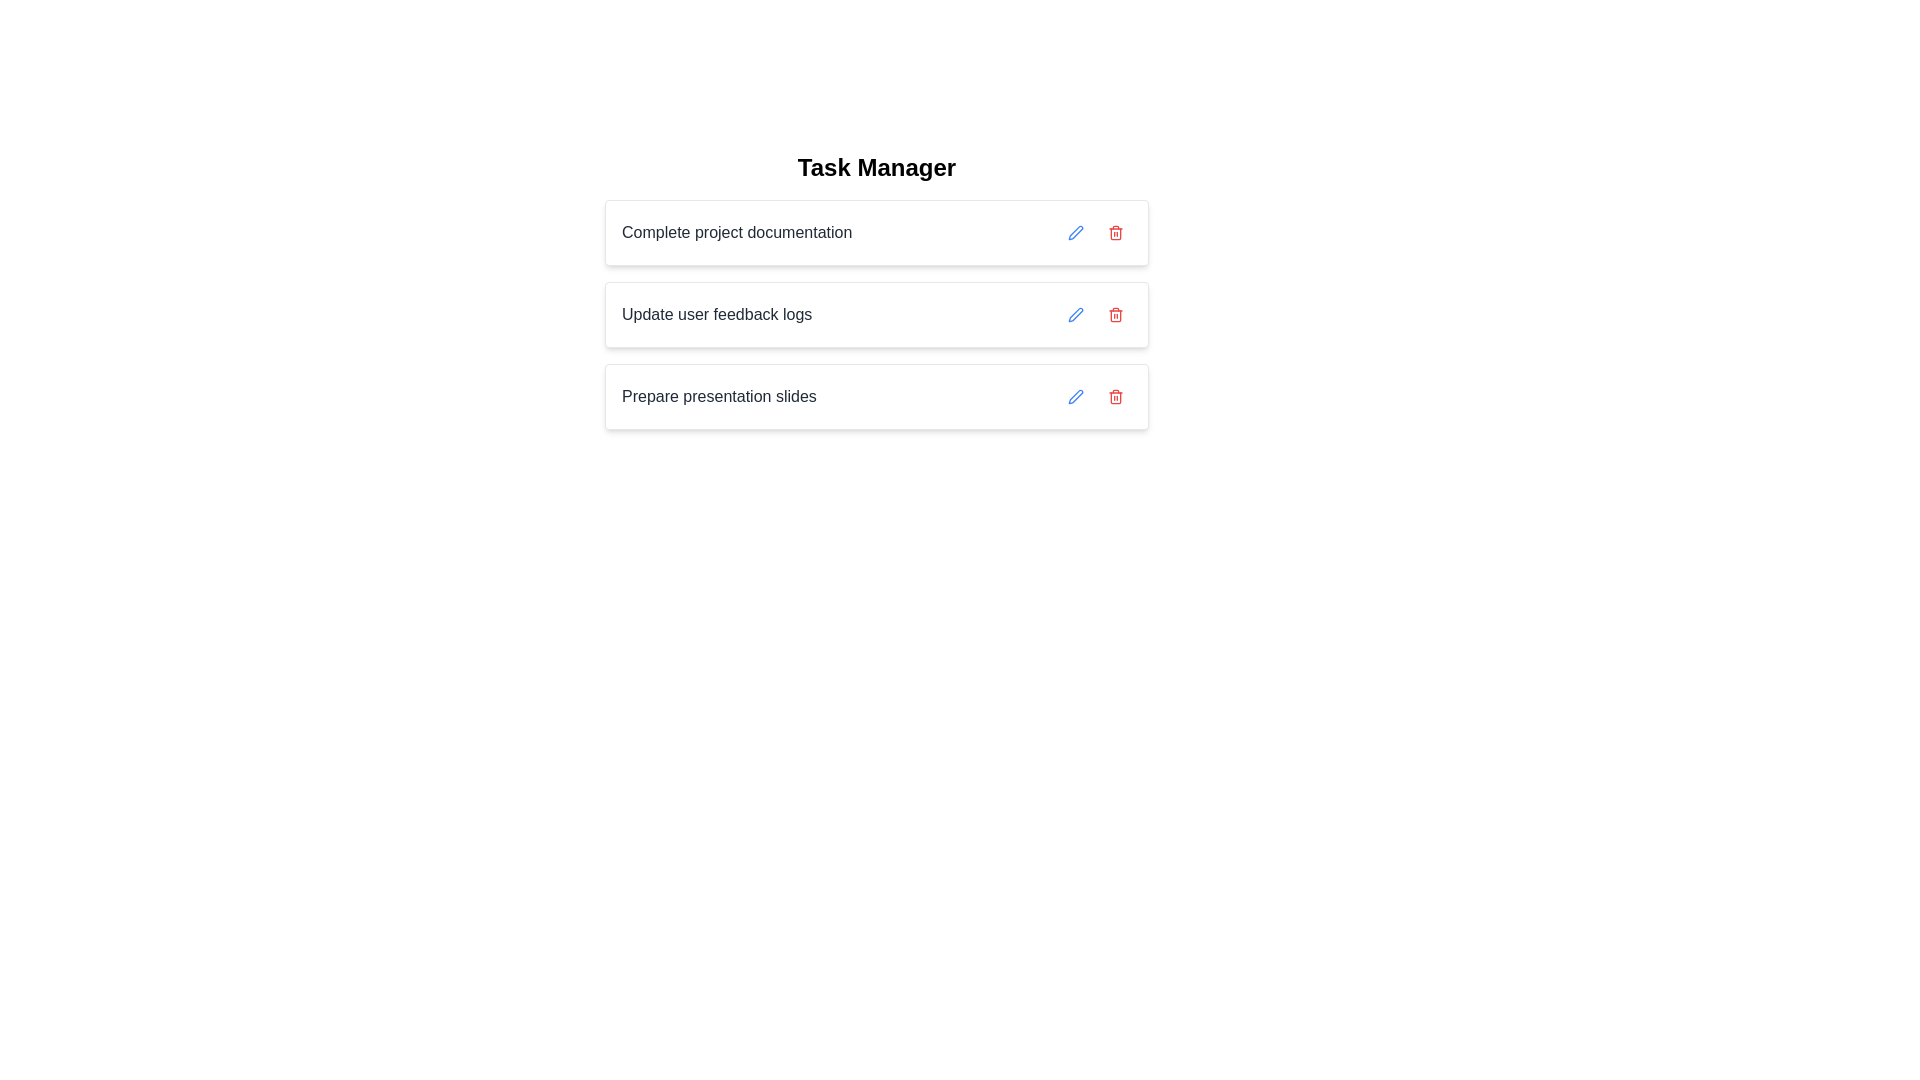 The width and height of the screenshot is (1920, 1080). What do you see at coordinates (1115, 397) in the screenshot?
I see `the red trash icon button representing a delete action, located to the far right of the 'Update user feedback logs' list item` at bounding box center [1115, 397].